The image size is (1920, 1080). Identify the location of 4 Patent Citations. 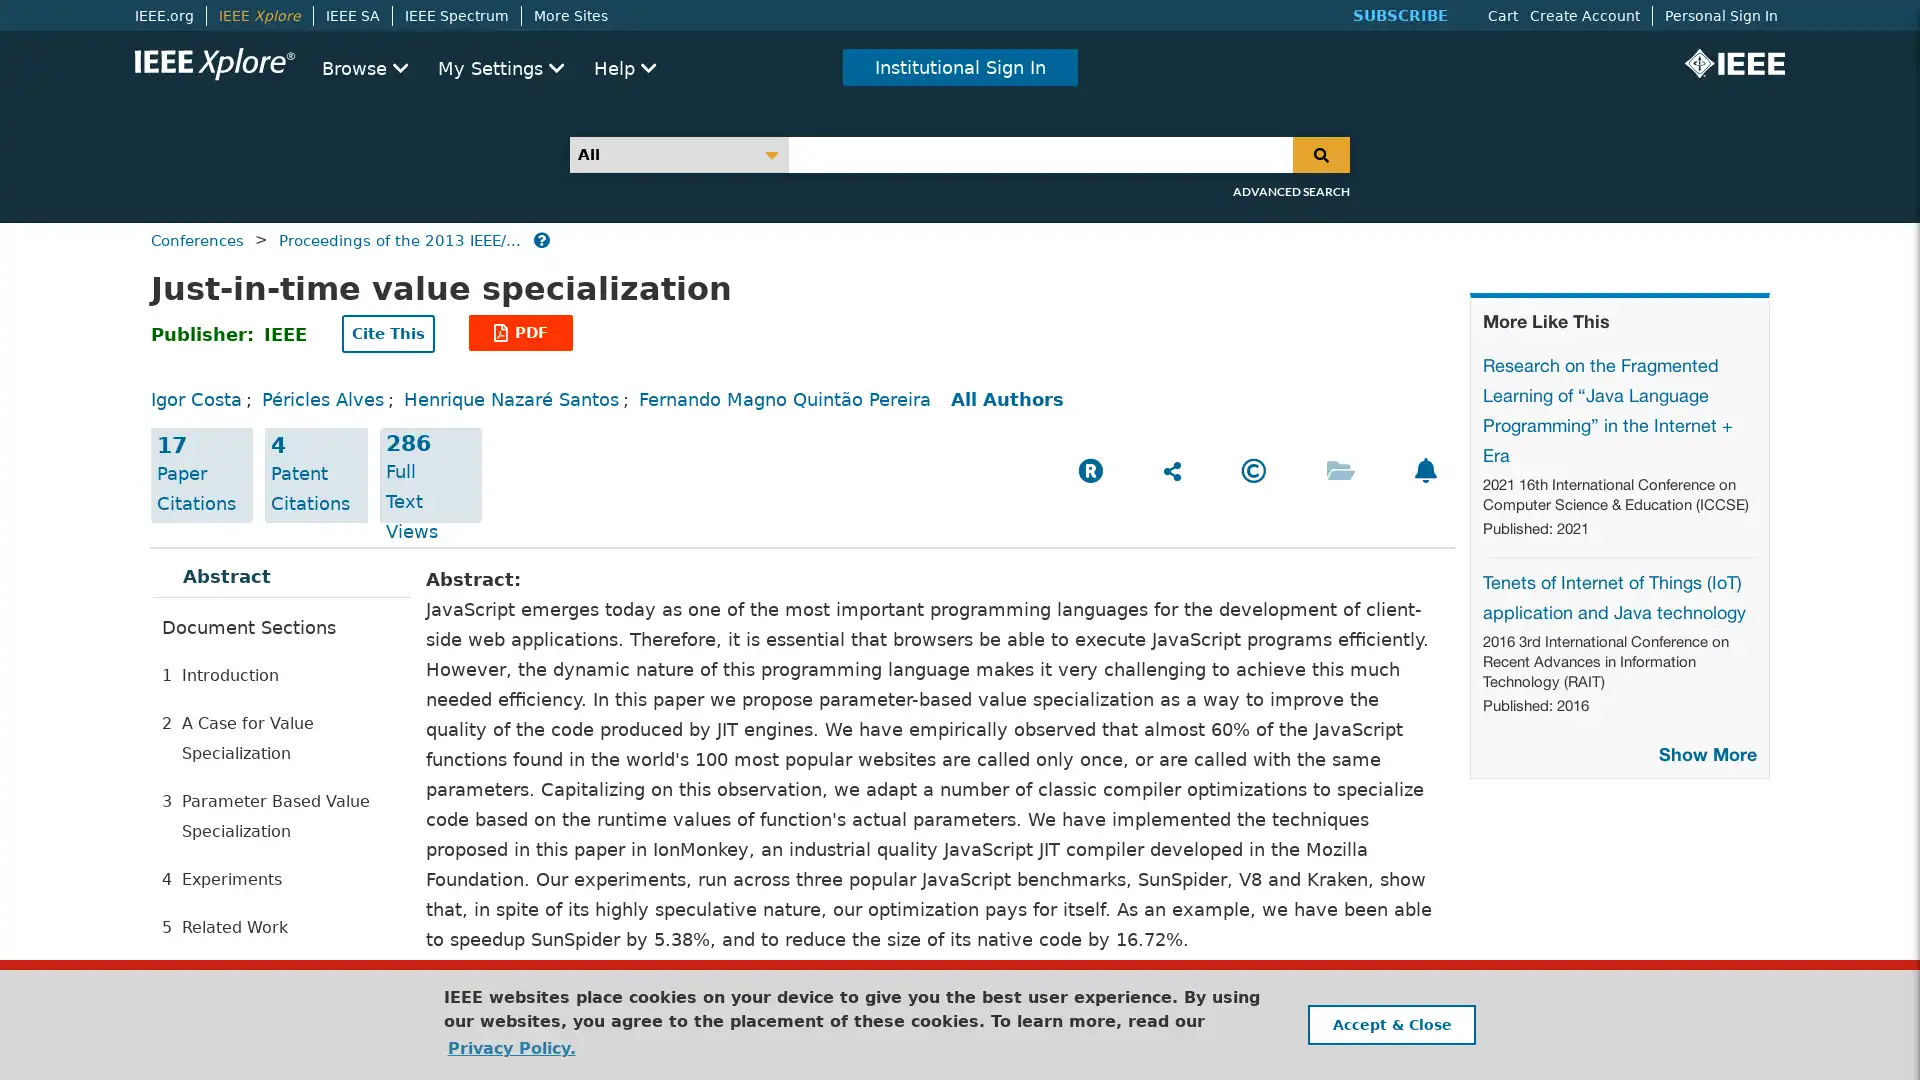
(315, 475).